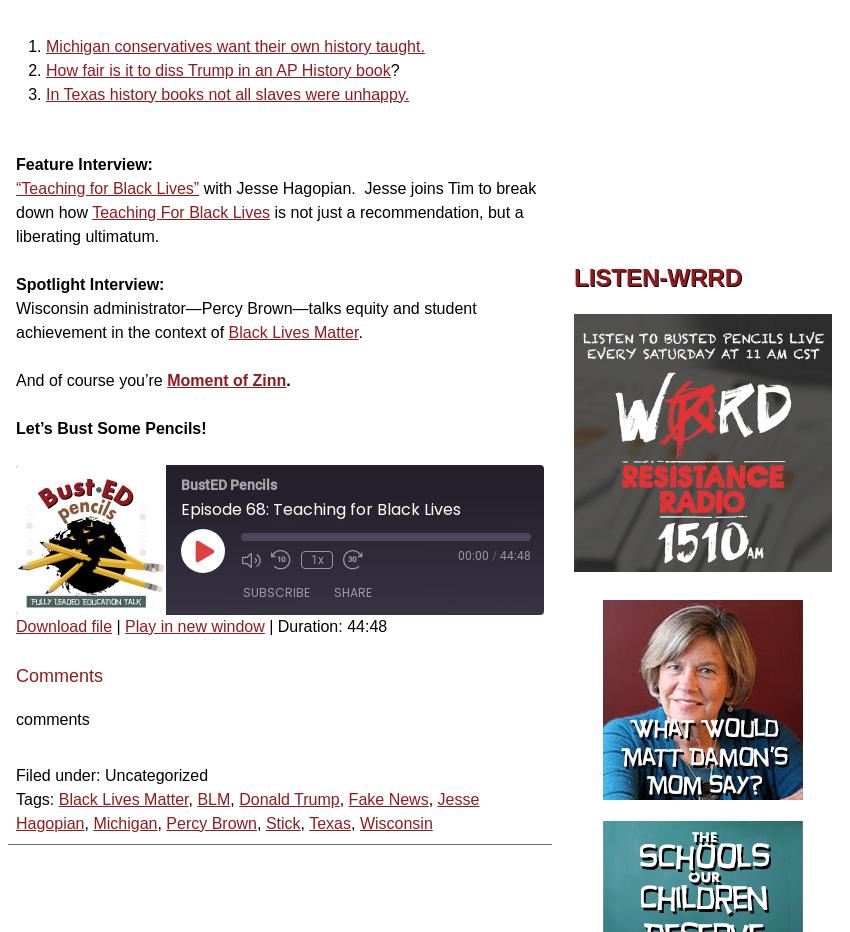 This screenshot has width=850, height=932. What do you see at coordinates (274, 199) in the screenshot?
I see `'with Jesse Hagopian.  Jesse joins Tim to break down how'` at bounding box center [274, 199].